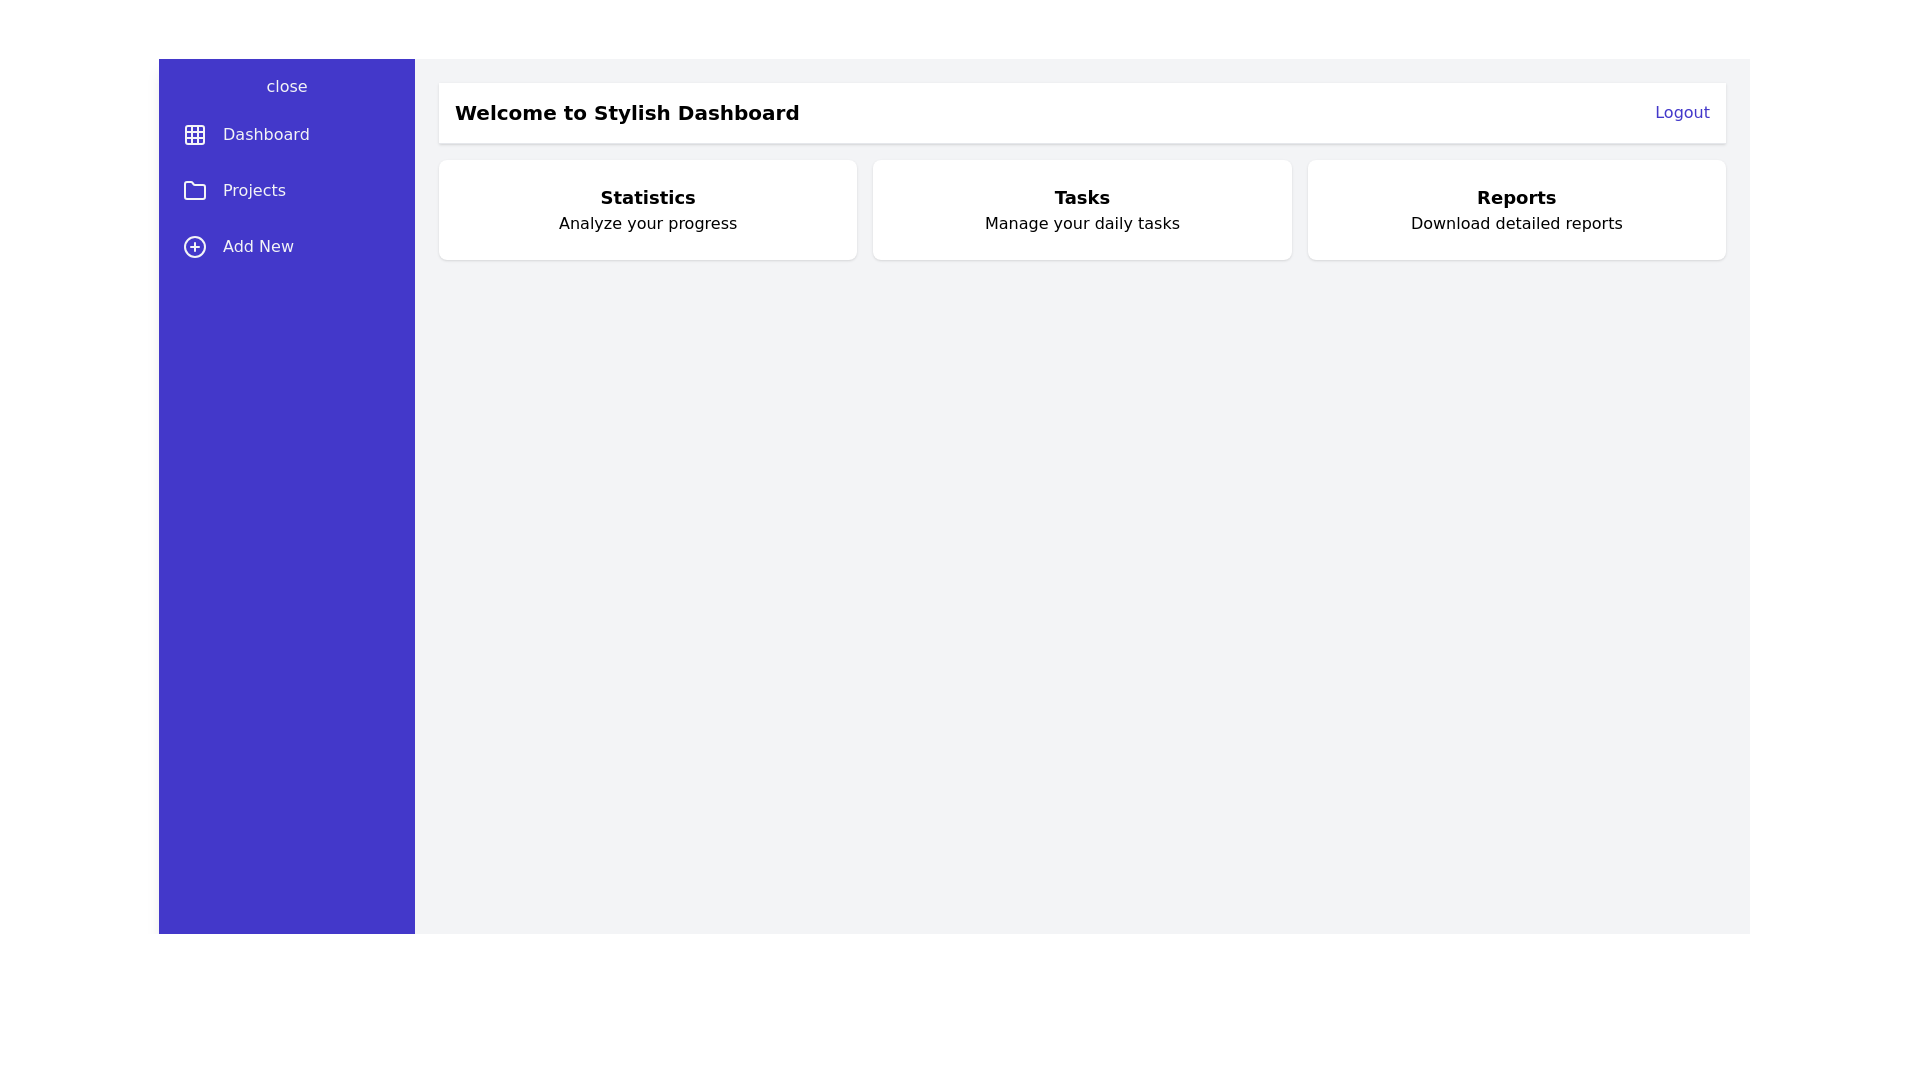 This screenshot has height=1080, width=1920. Describe the element at coordinates (195, 135) in the screenshot. I see `the appearance of the blue rectangular graphical icon component located at the top-left corner of the grid adjacent to the 'Dashboard' menu item` at that location.